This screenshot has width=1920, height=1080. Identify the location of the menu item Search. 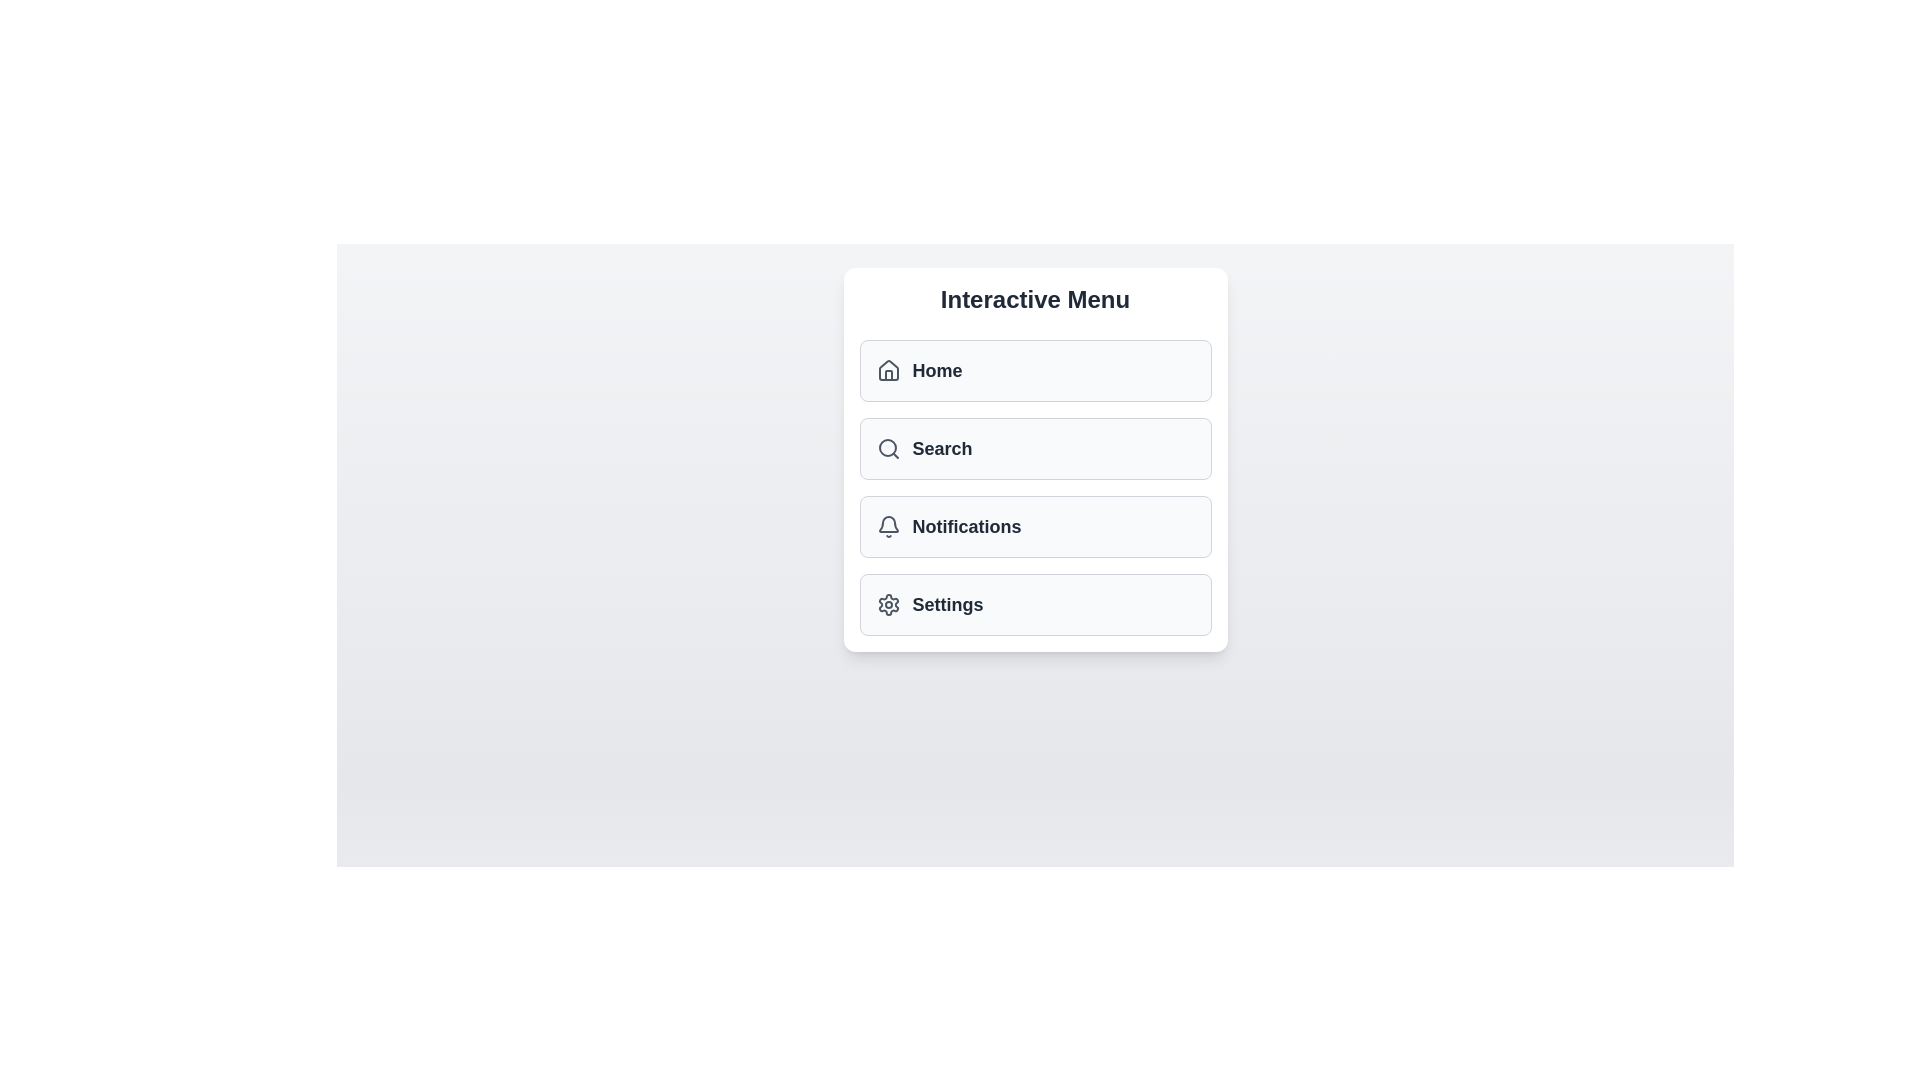
(1035, 447).